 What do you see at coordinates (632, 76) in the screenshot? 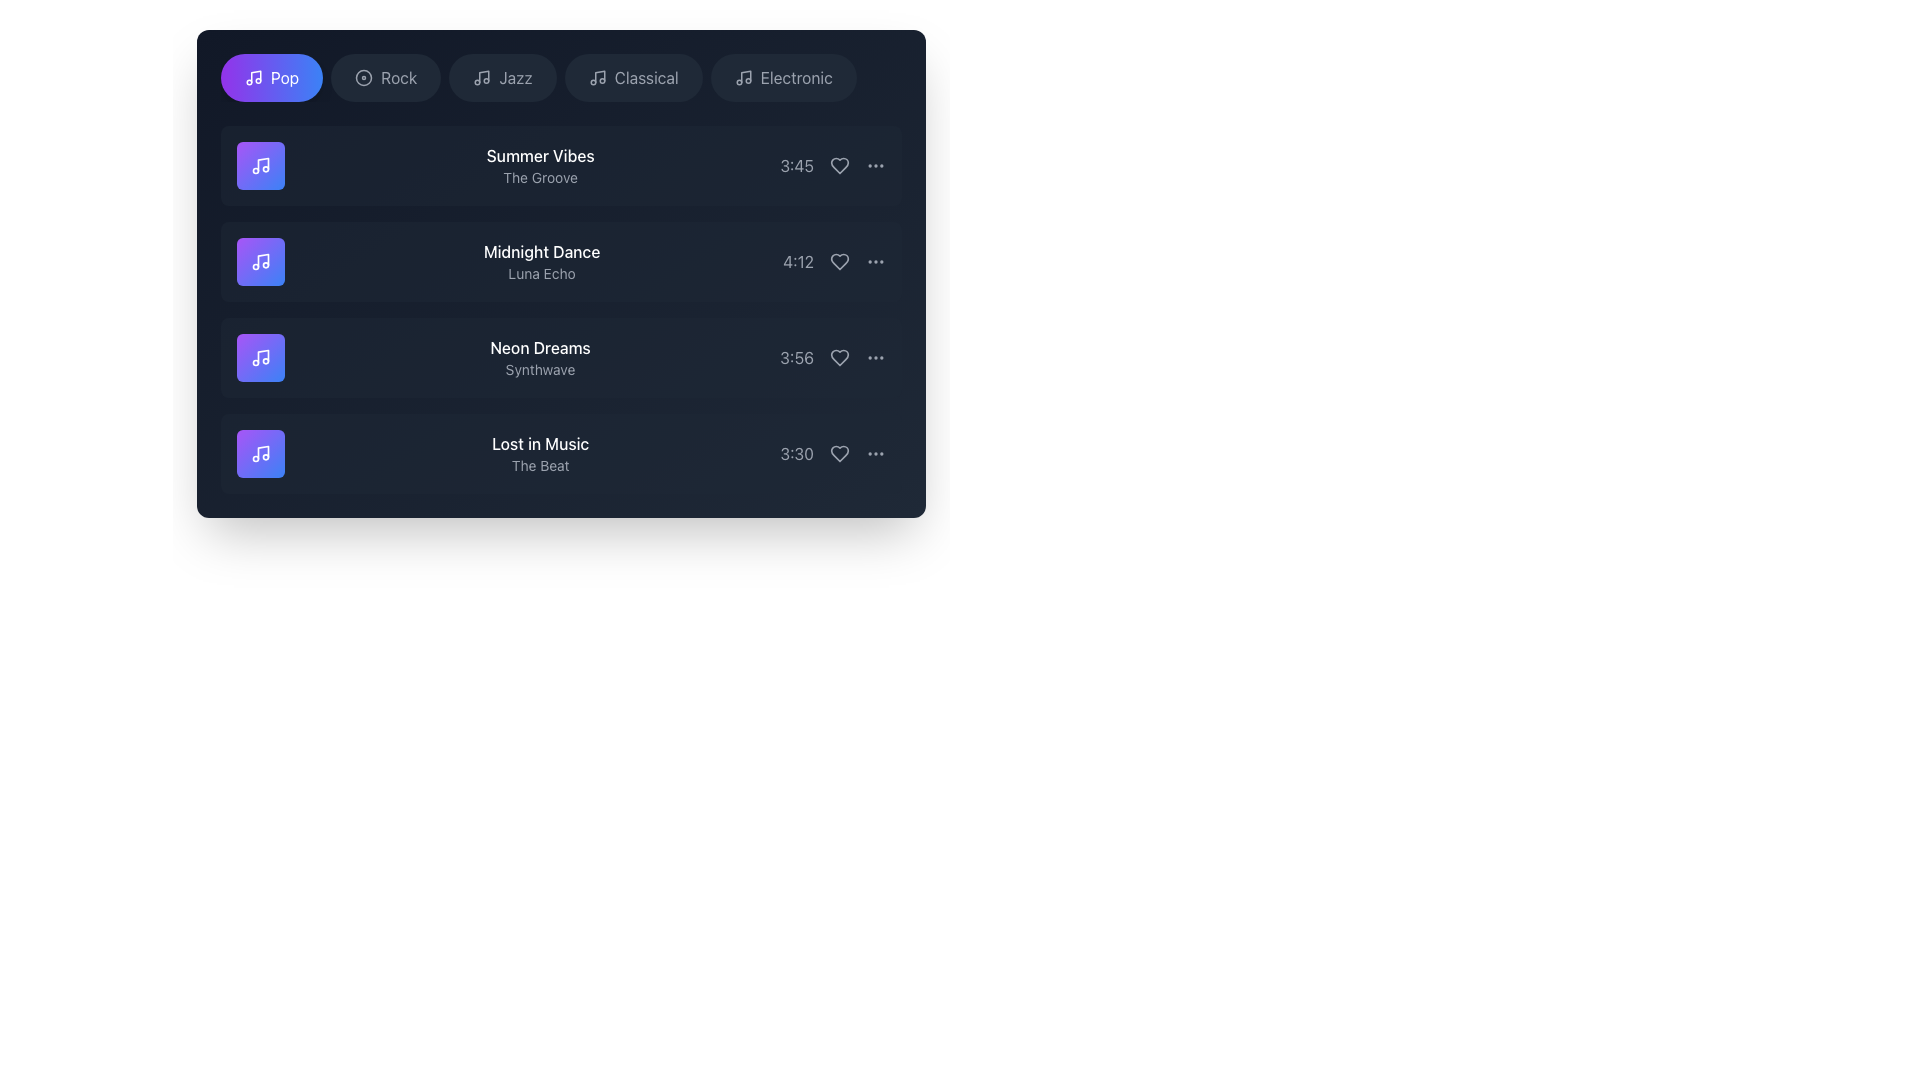
I see `the 'Classical' button, which is a dark gray button with a music note icon and light gray text, to change its background color` at bounding box center [632, 76].